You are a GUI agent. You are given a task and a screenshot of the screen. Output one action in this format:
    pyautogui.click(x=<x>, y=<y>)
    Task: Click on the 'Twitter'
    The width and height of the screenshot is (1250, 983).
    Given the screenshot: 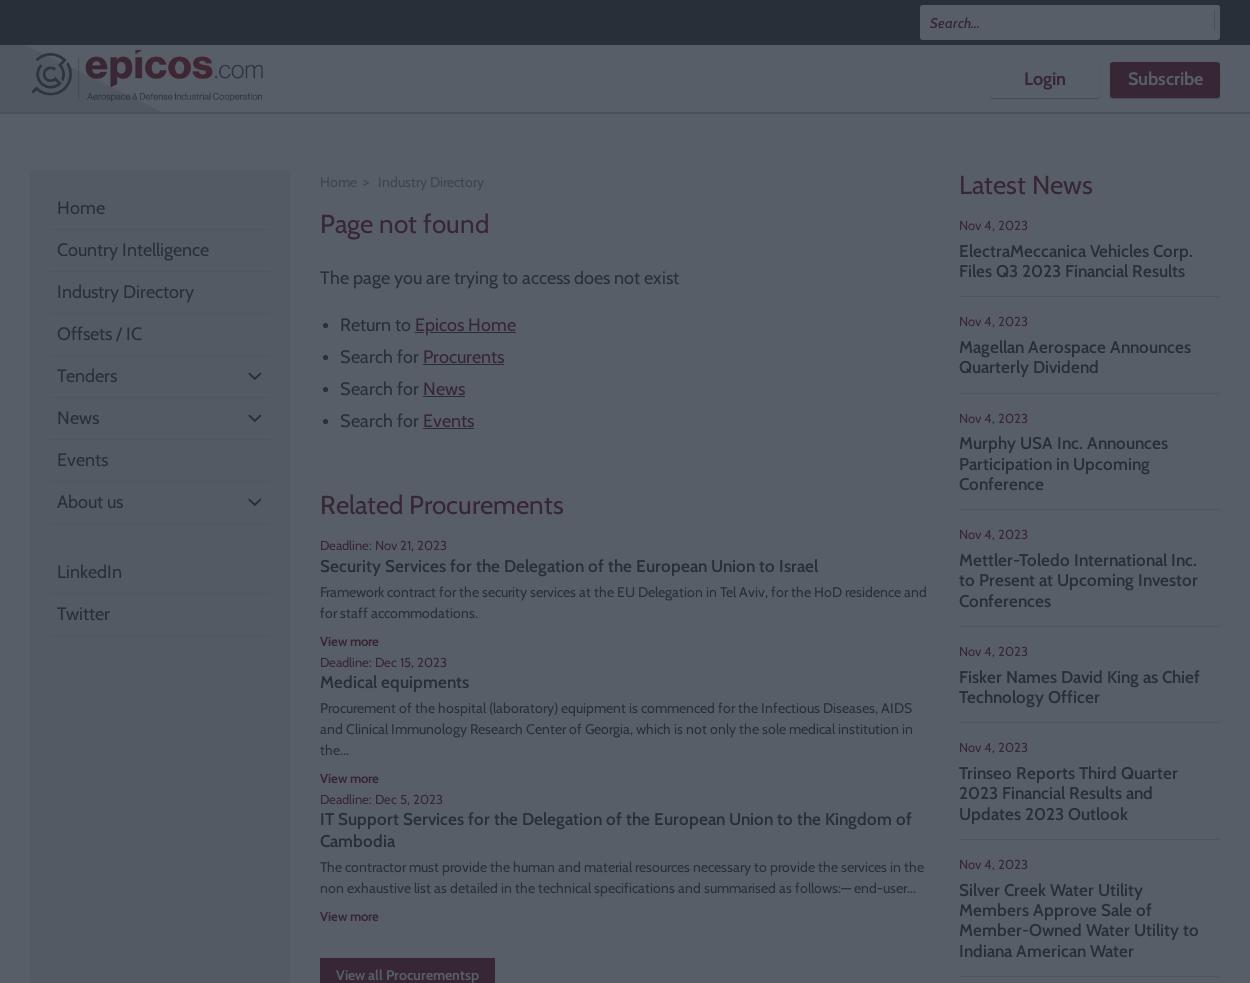 What is the action you would take?
    pyautogui.click(x=82, y=613)
    